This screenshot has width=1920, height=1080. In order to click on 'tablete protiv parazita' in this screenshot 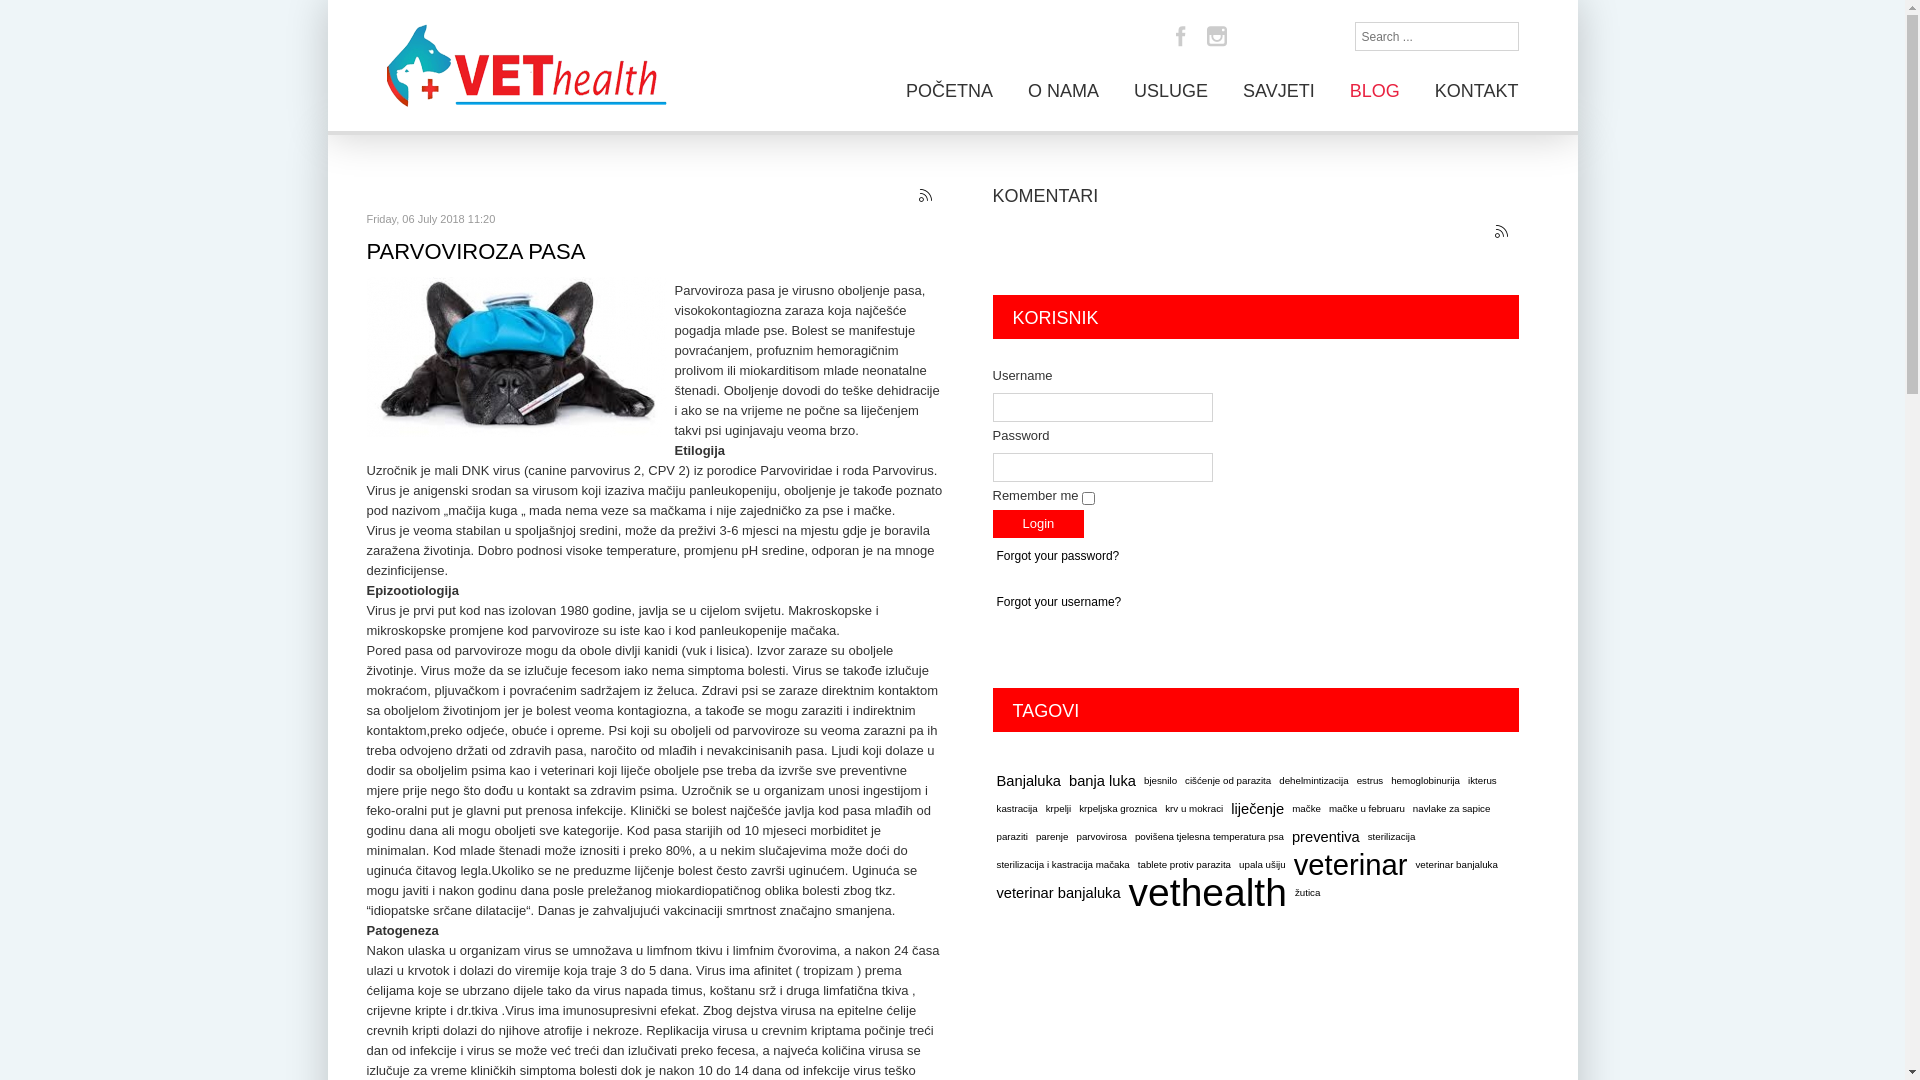, I will do `click(1184, 863)`.